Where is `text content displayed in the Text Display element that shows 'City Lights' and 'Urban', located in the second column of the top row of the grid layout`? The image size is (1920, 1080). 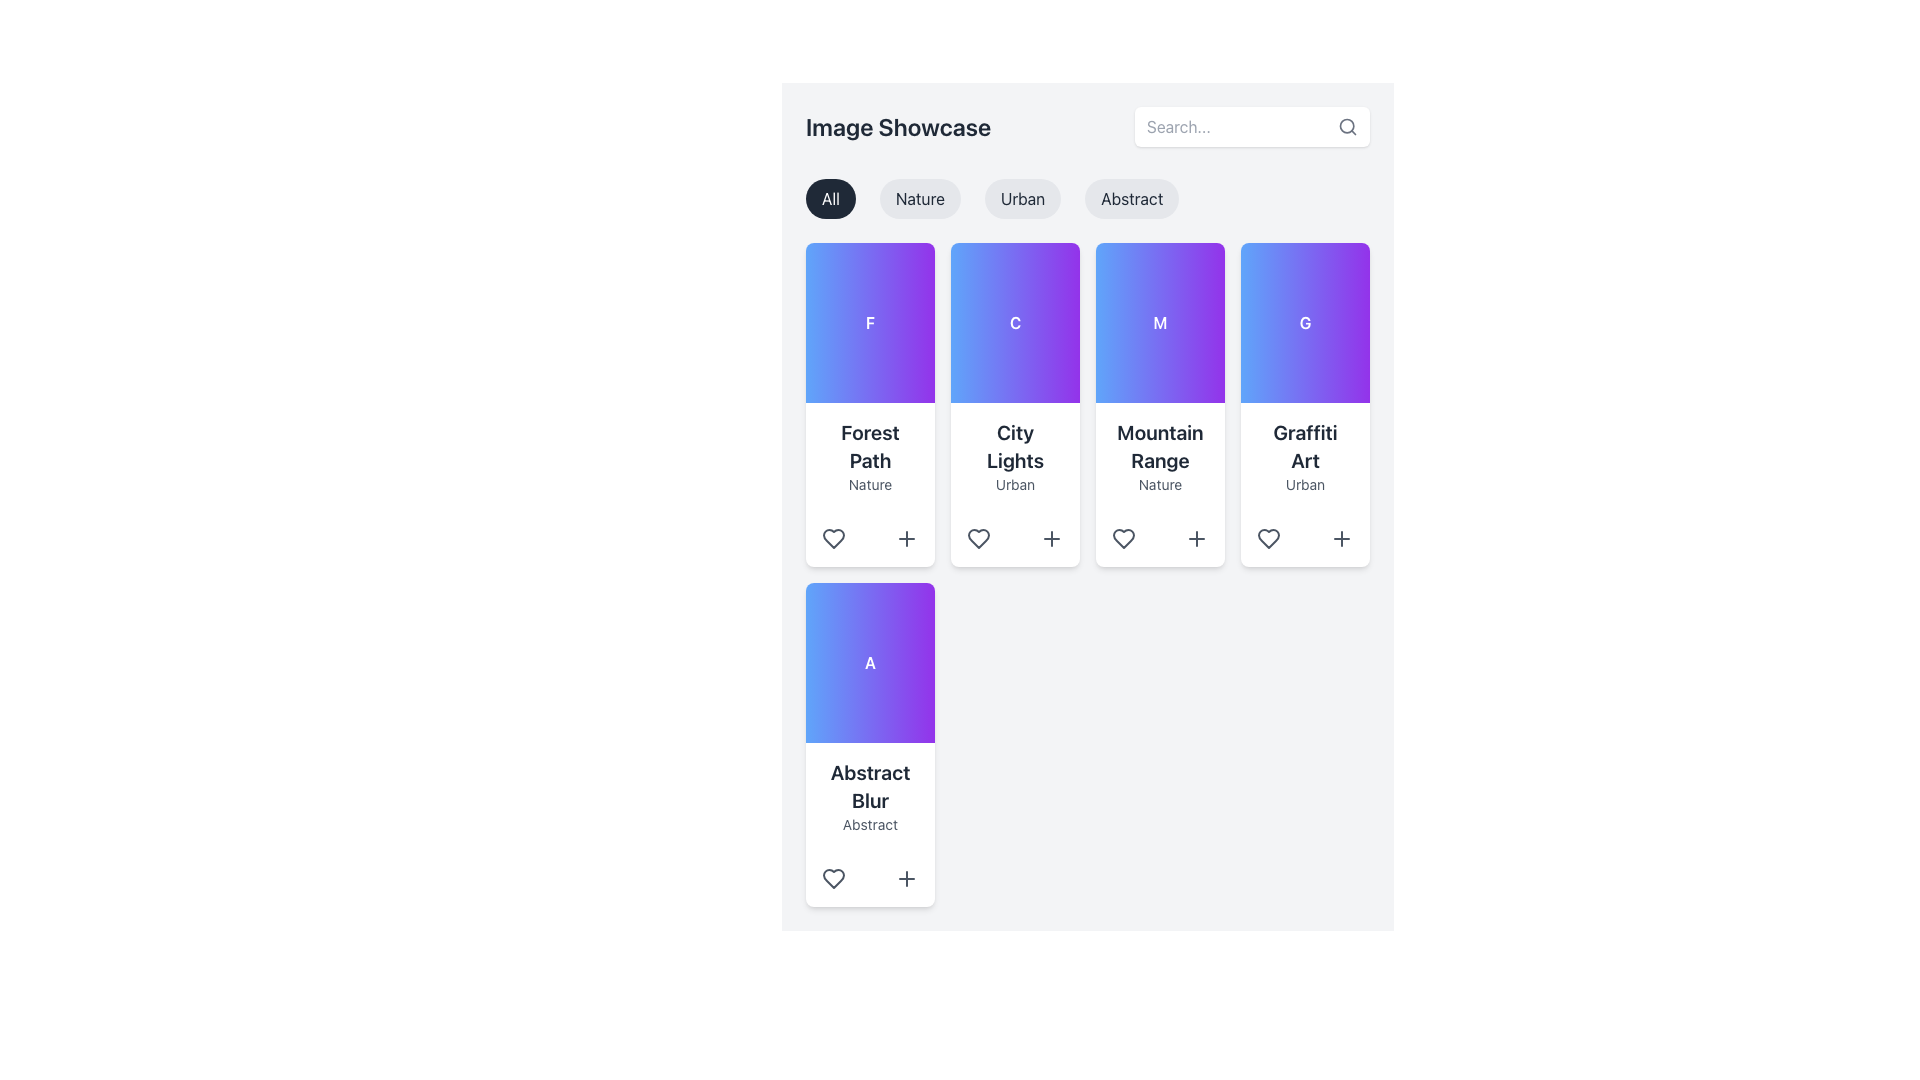
text content displayed in the Text Display element that shows 'City Lights' and 'Urban', located in the second column of the top row of the grid layout is located at coordinates (1015, 456).